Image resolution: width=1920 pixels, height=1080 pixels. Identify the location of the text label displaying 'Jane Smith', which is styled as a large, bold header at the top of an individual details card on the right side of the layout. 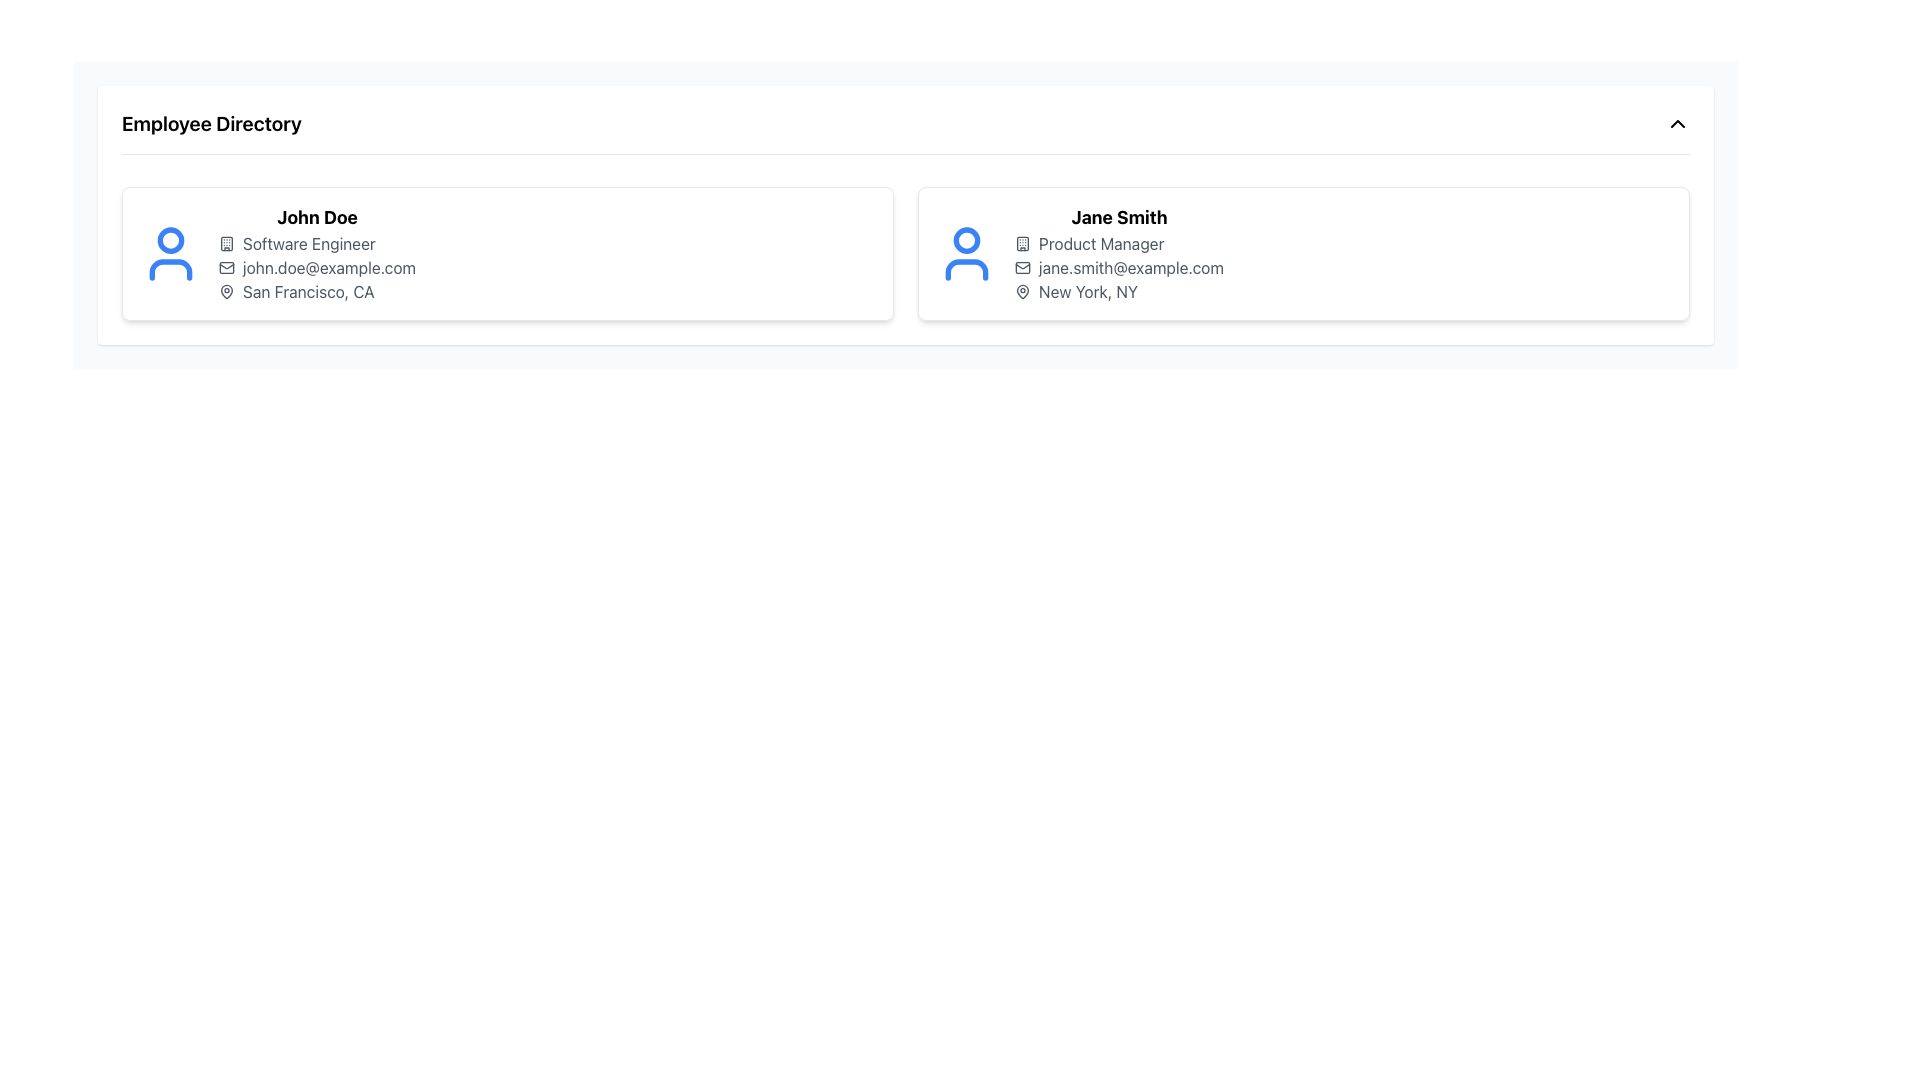
(1118, 218).